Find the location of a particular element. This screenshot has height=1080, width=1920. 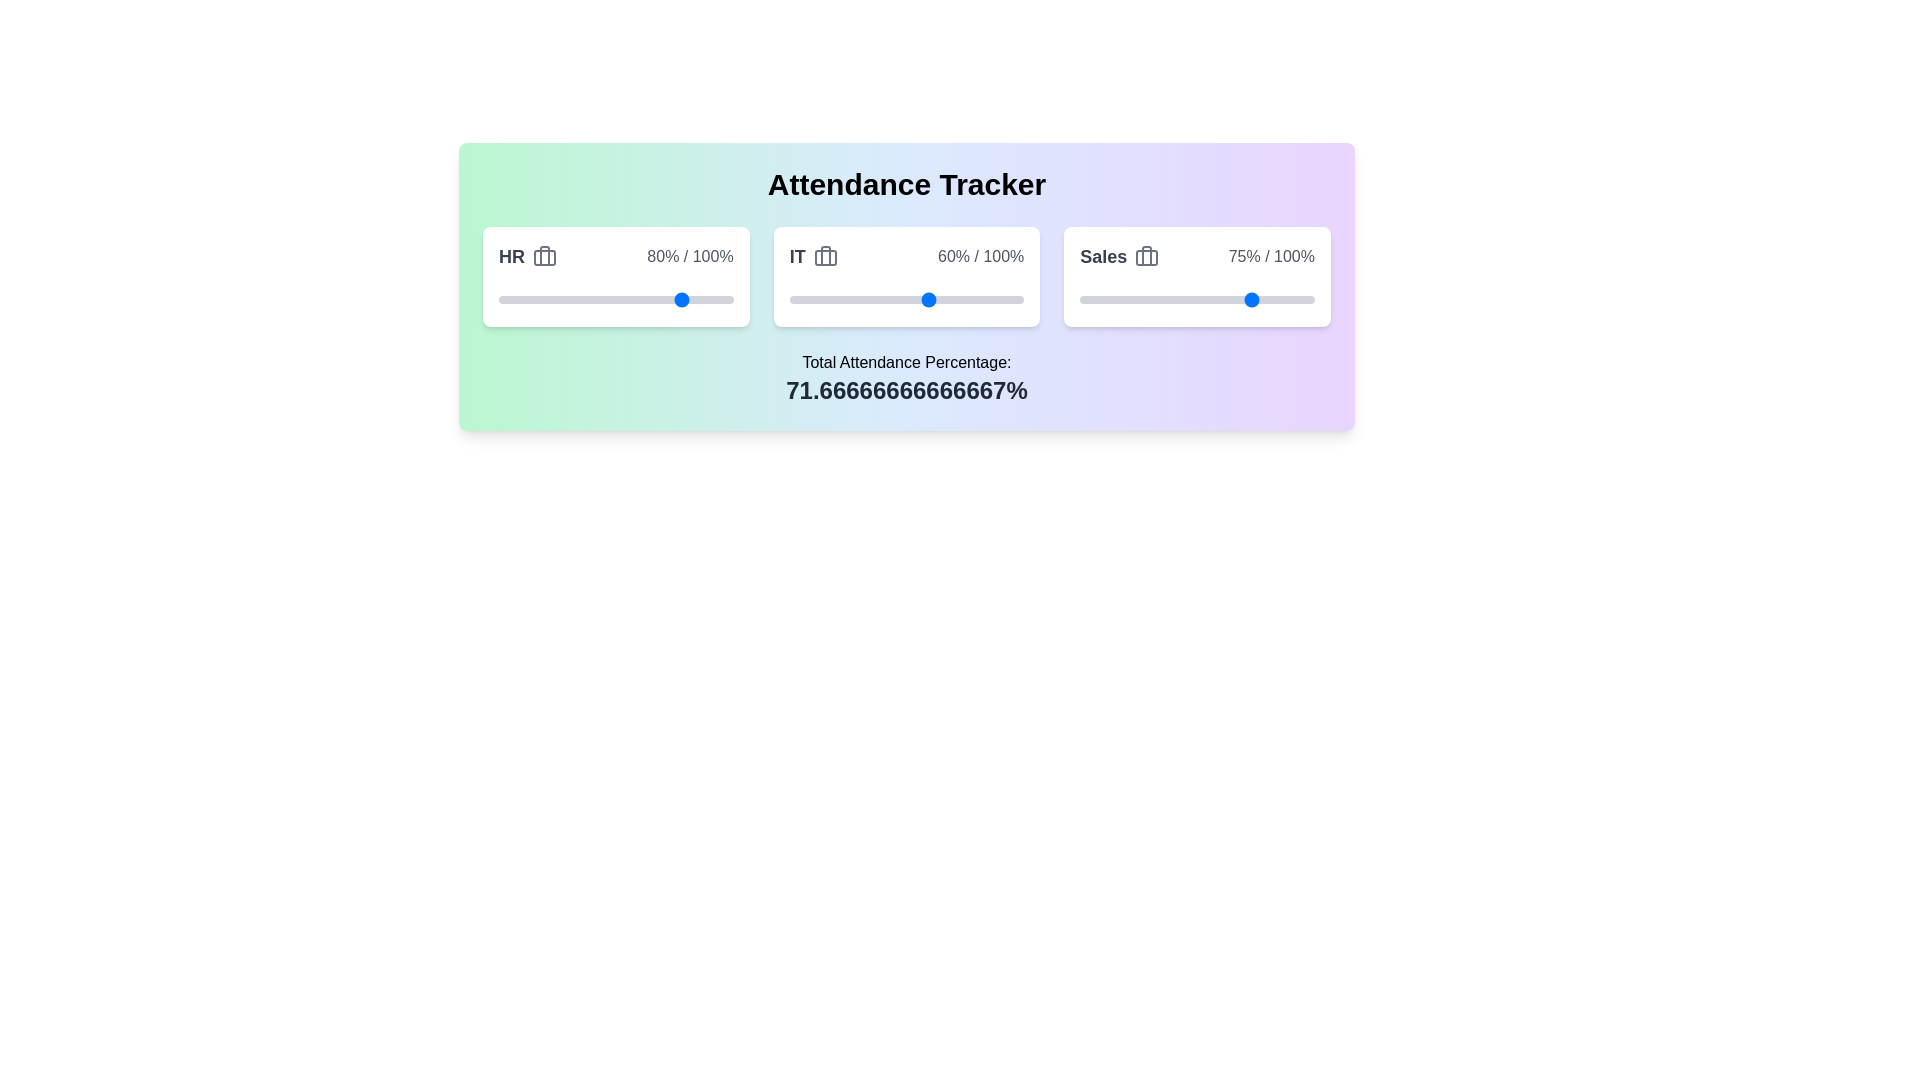

the slider value is located at coordinates (806, 300).